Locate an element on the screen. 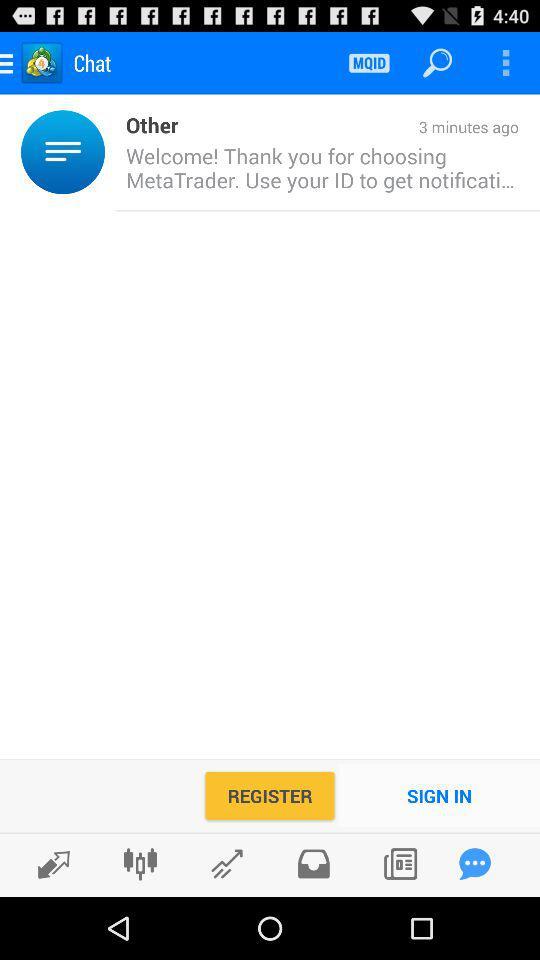  the edit icon is located at coordinates (48, 925).